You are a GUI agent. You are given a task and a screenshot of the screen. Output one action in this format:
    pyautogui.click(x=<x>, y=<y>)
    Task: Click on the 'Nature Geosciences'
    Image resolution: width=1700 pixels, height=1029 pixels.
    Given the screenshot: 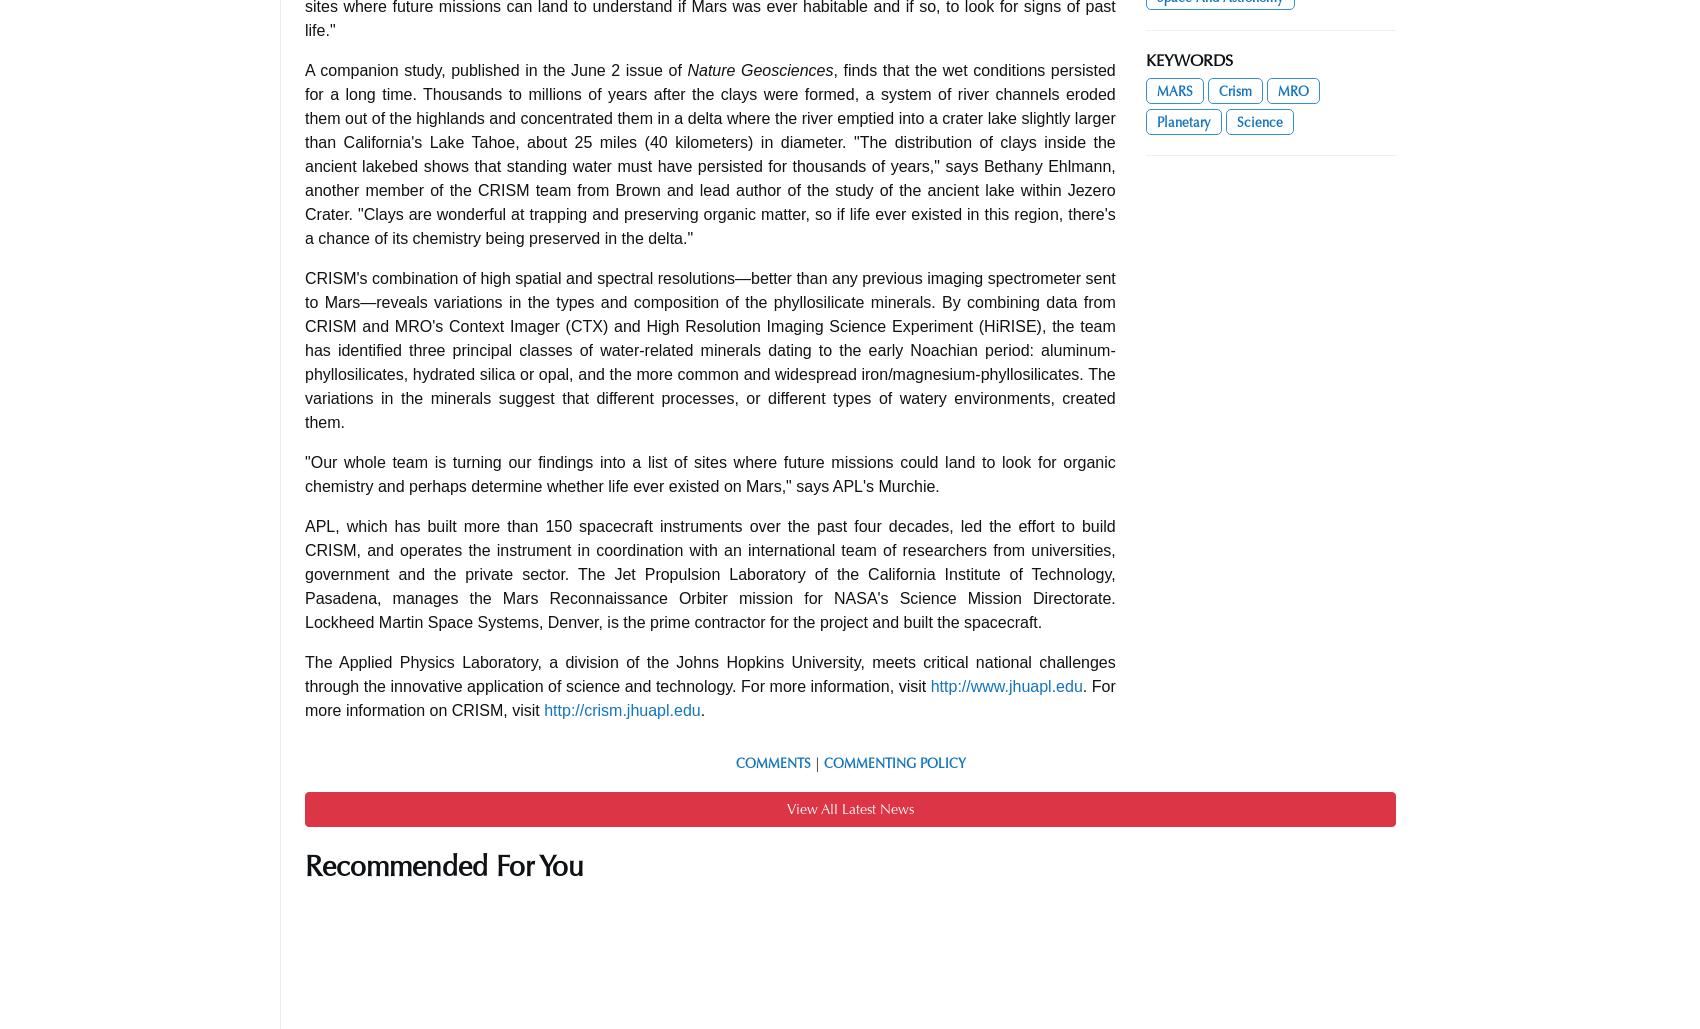 What is the action you would take?
    pyautogui.click(x=759, y=69)
    